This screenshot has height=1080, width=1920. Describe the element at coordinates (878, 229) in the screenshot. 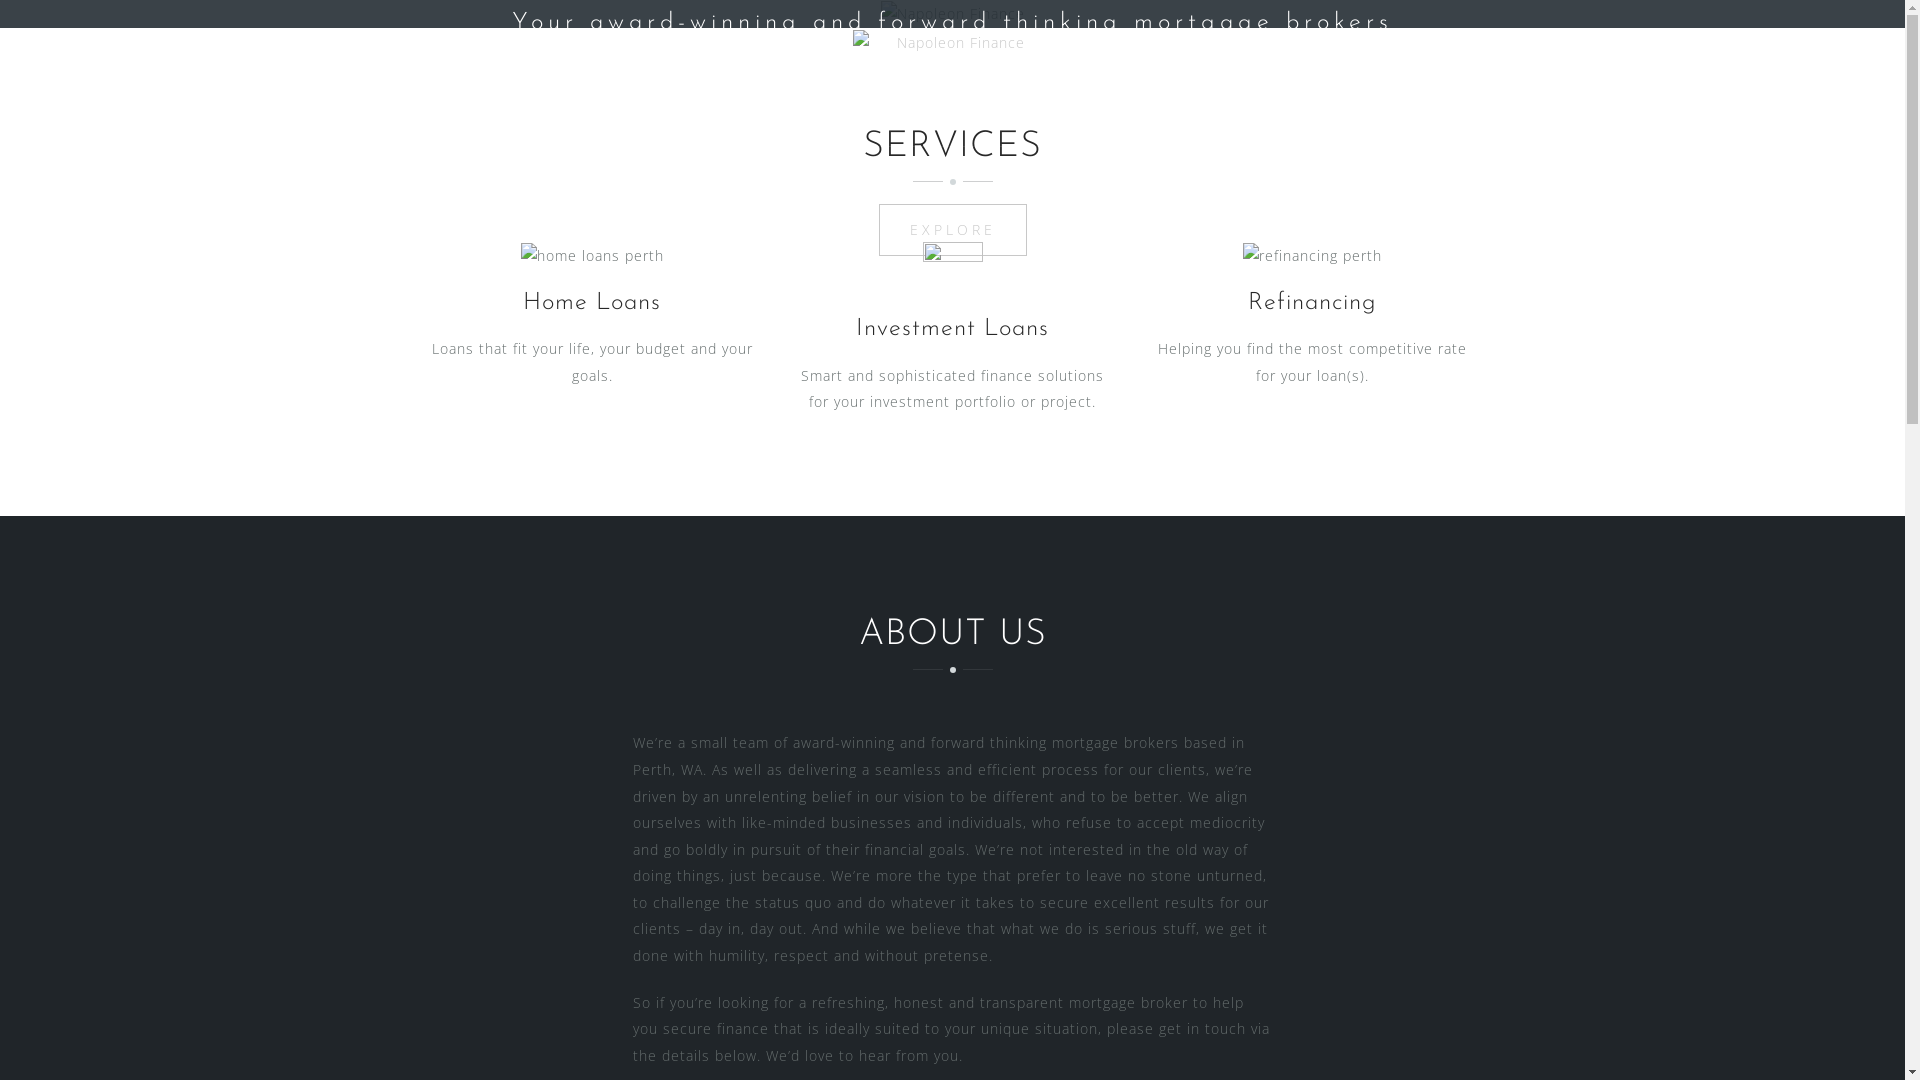

I see `'EXPLORE'` at that location.